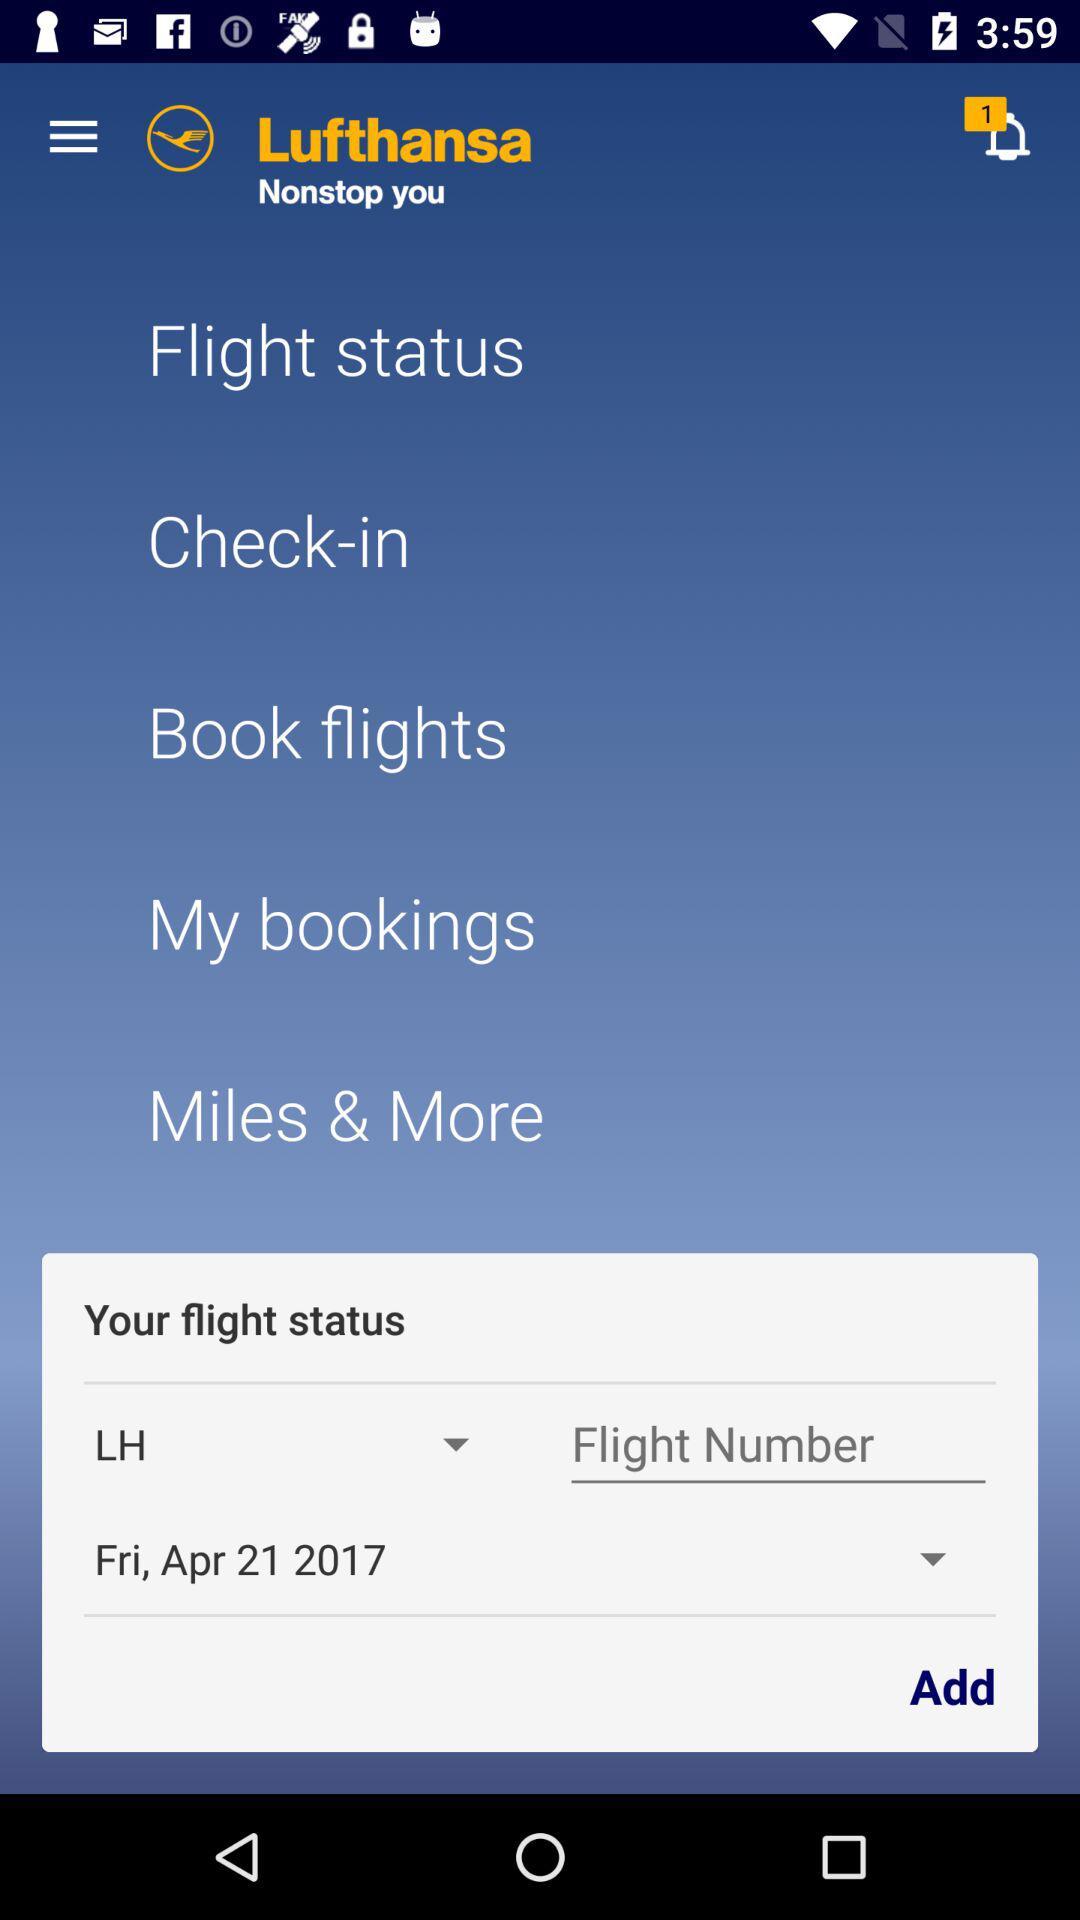 The height and width of the screenshot is (1920, 1080). I want to click on text box, so click(777, 1444).